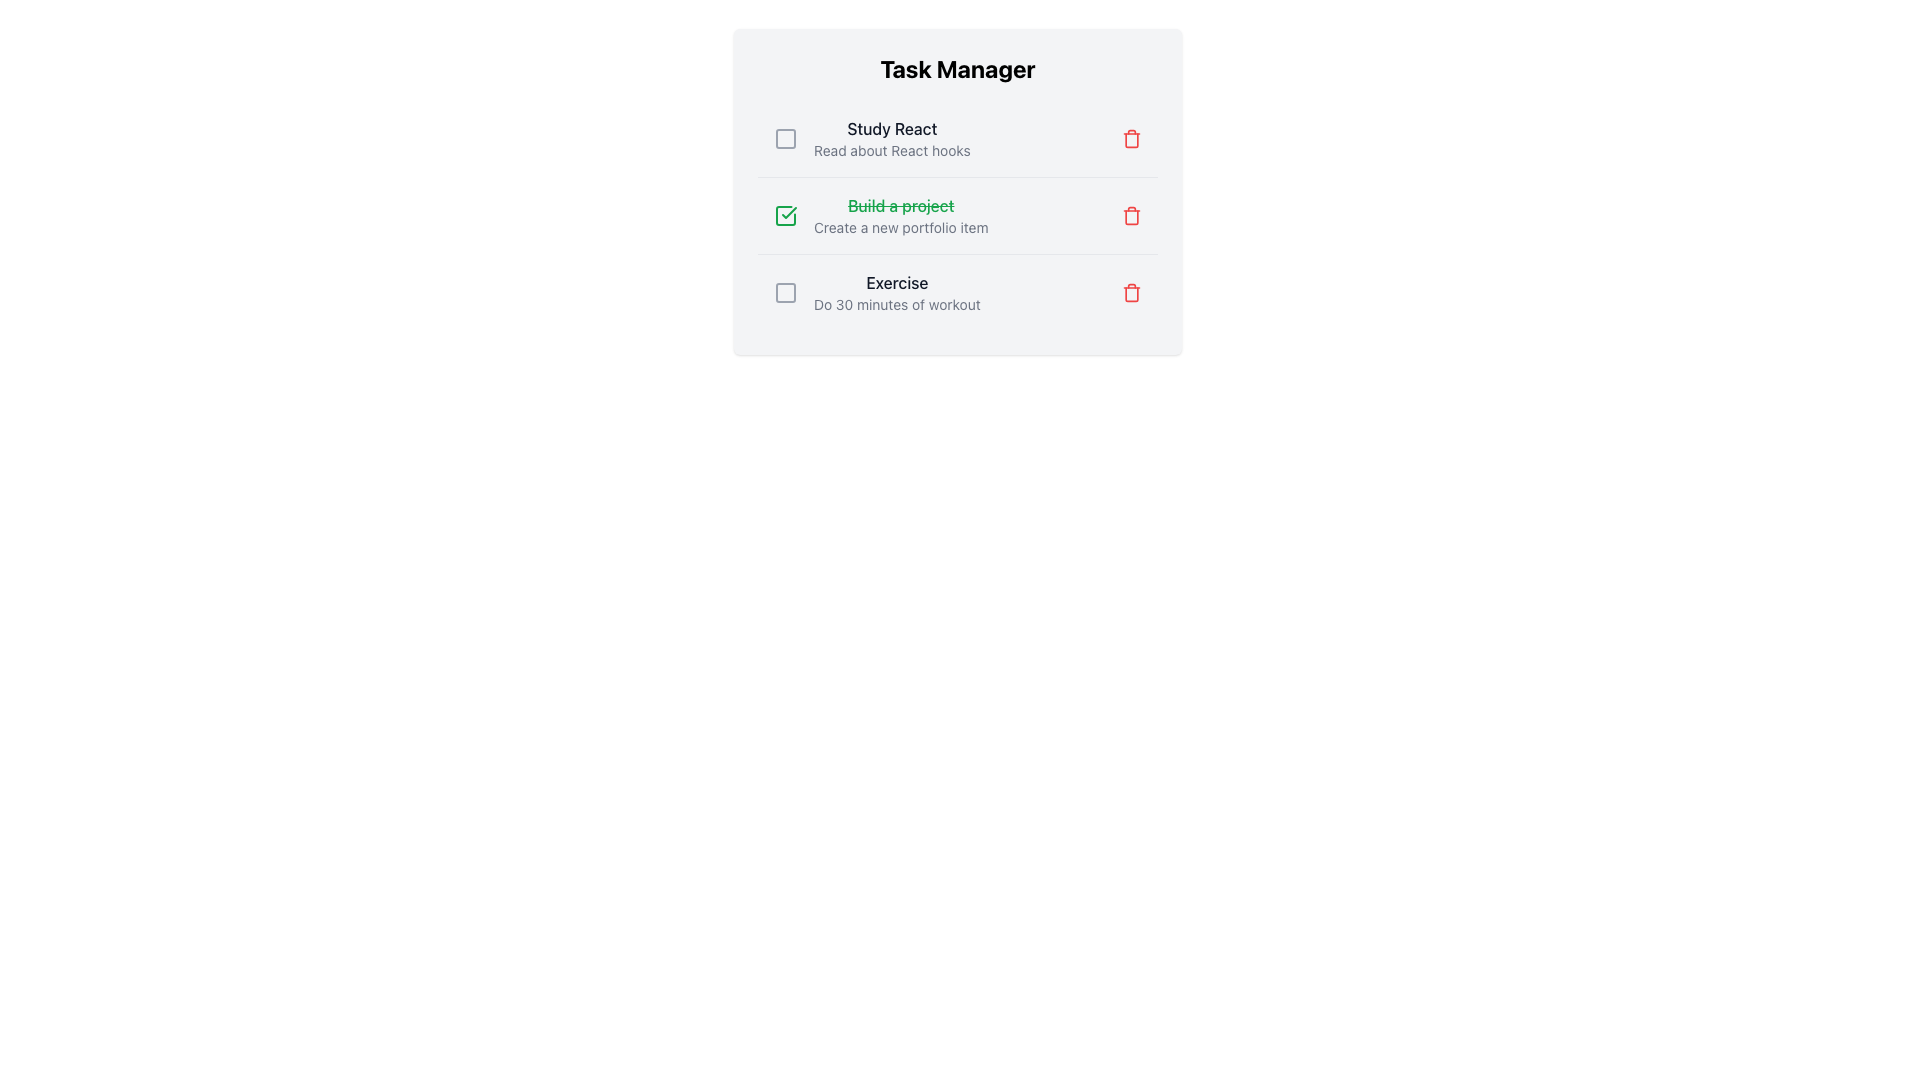 This screenshot has width=1920, height=1080. I want to click on the task entry labeled 'Build a project', so click(900, 216).